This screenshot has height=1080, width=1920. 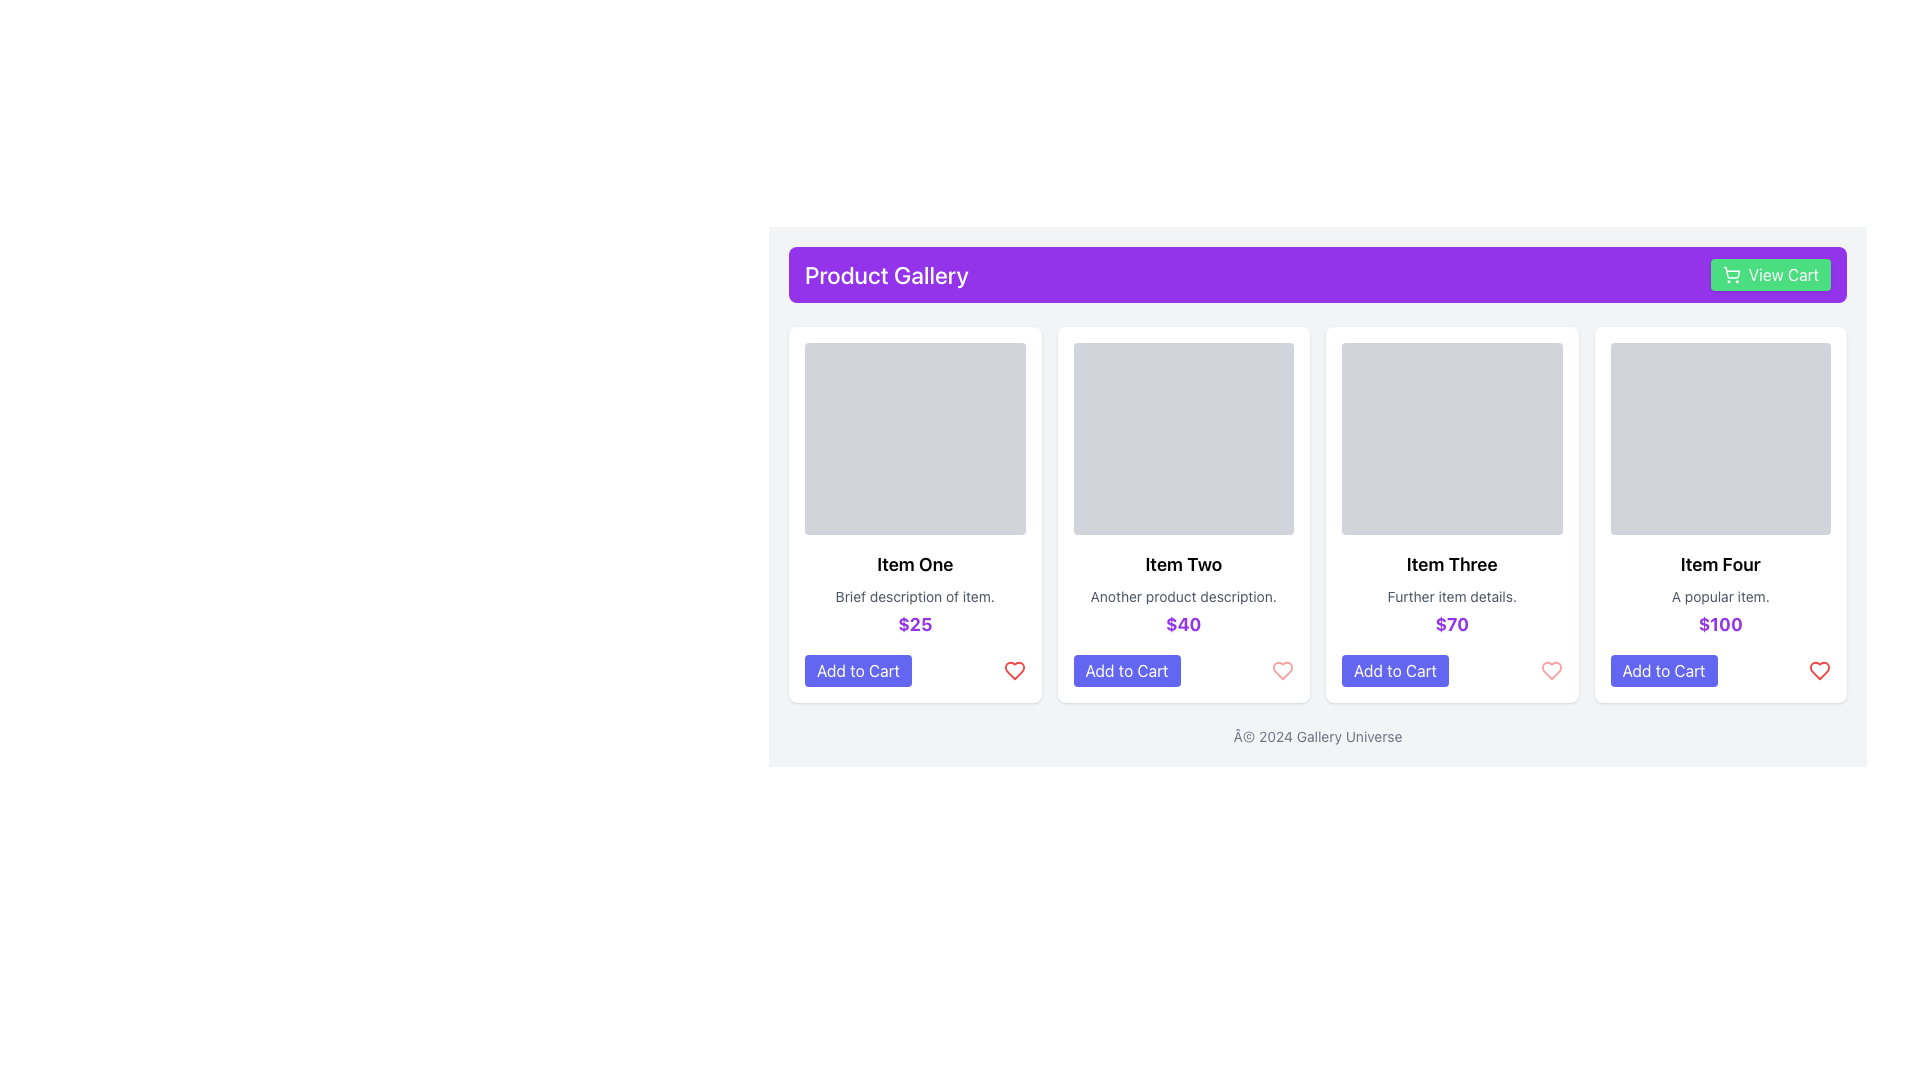 What do you see at coordinates (914, 596) in the screenshot?
I see `the text block displaying 'Brief description of item.' in gray font, located between the title 'Item One' and the price '$25' within the first product card of the gallery` at bounding box center [914, 596].